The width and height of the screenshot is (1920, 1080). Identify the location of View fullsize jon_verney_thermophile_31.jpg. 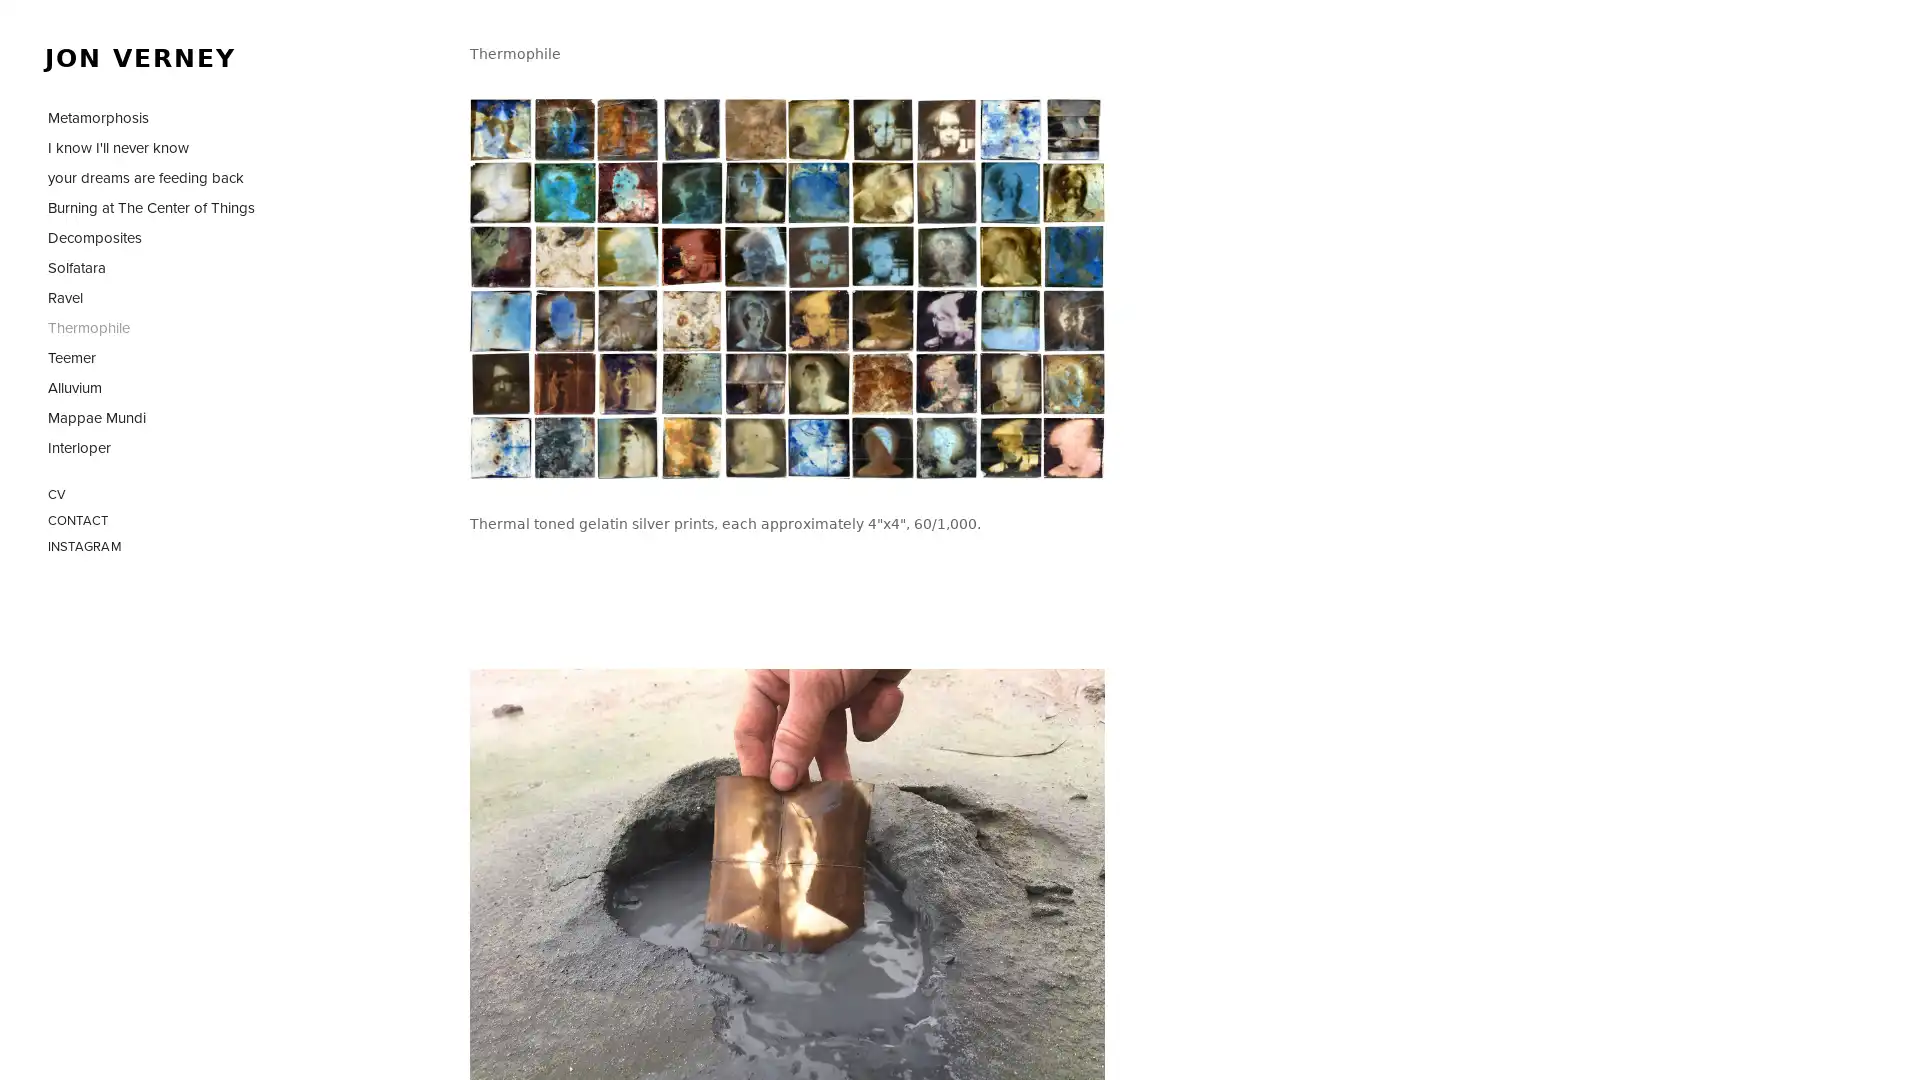
(753, 384).